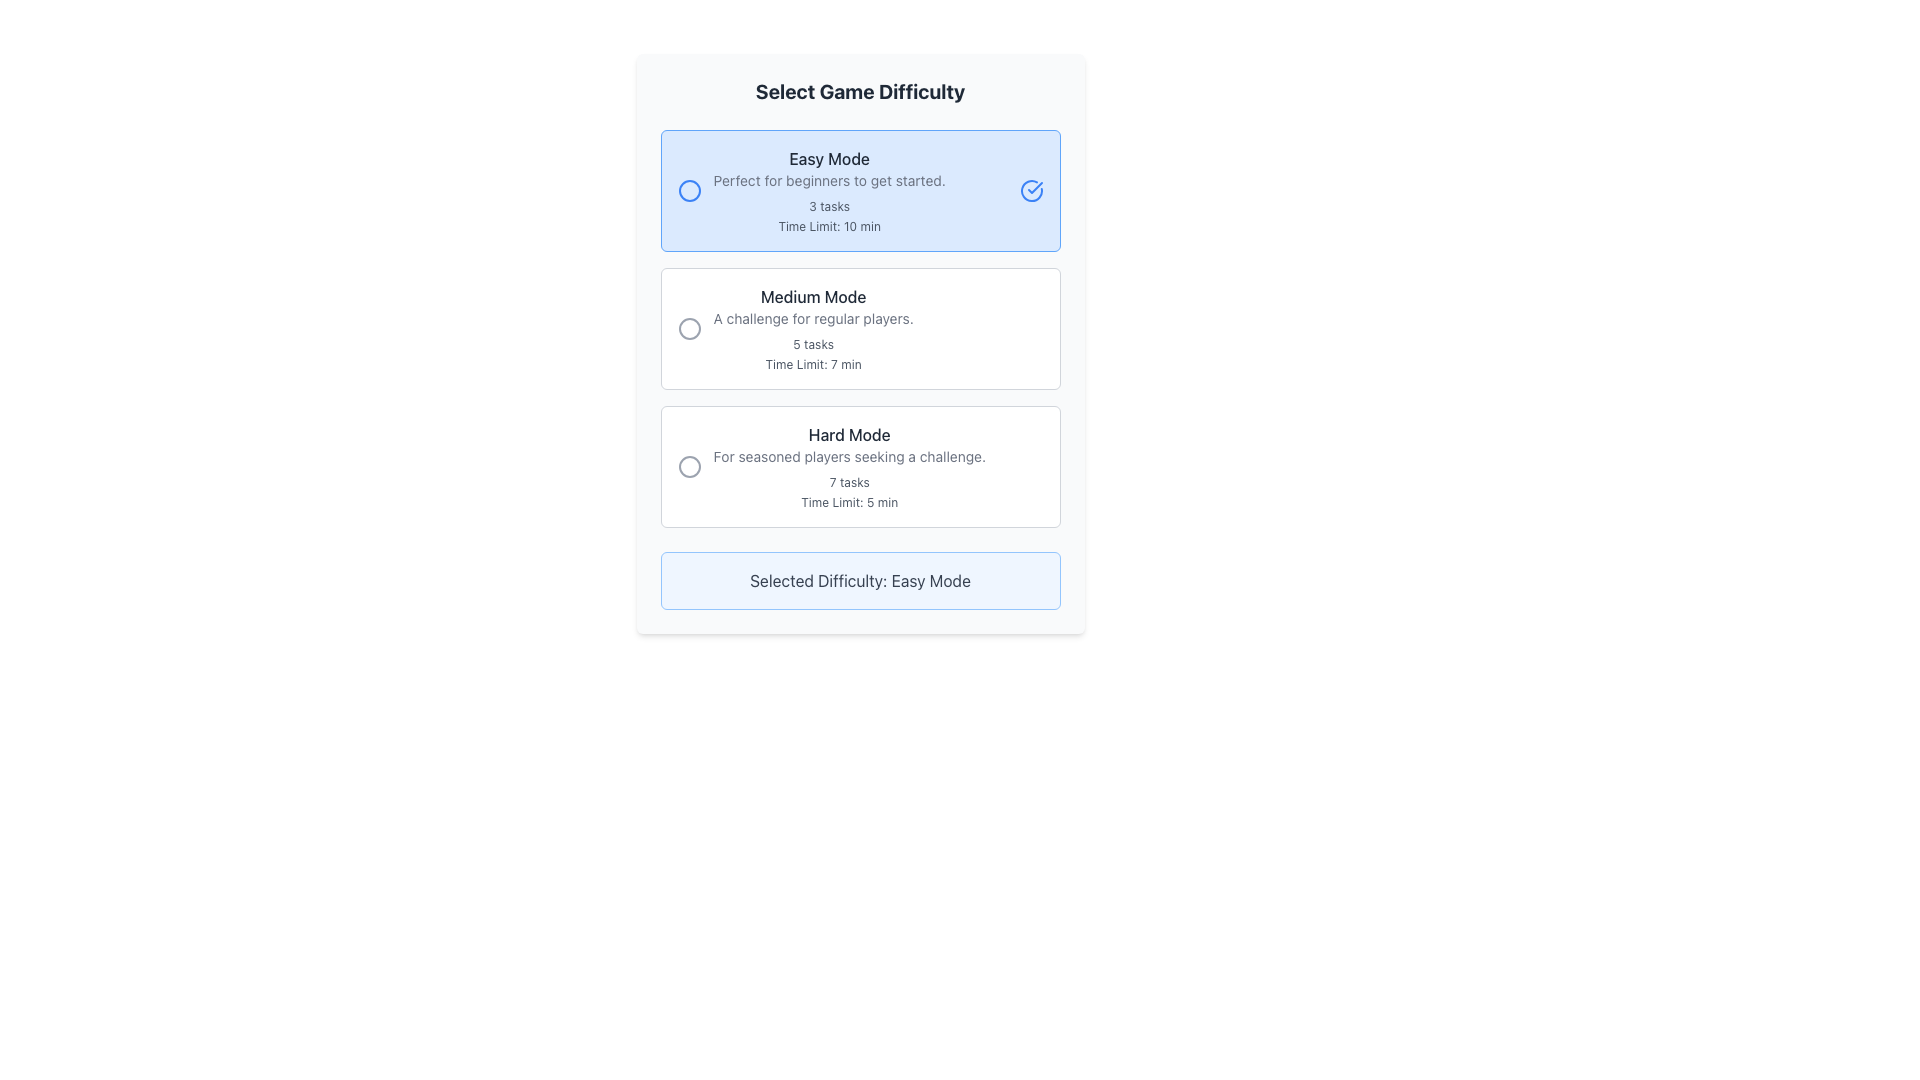 The height and width of the screenshot is (1080, 1920). Describe the element at coordinates (689, 191) in the screenshot. I see `the circular graphical indicator that visually indicates the 'Easy Mode' option is currently selected, located to the left of the 'Easy Mode' text in the selection menu panel` at that location.